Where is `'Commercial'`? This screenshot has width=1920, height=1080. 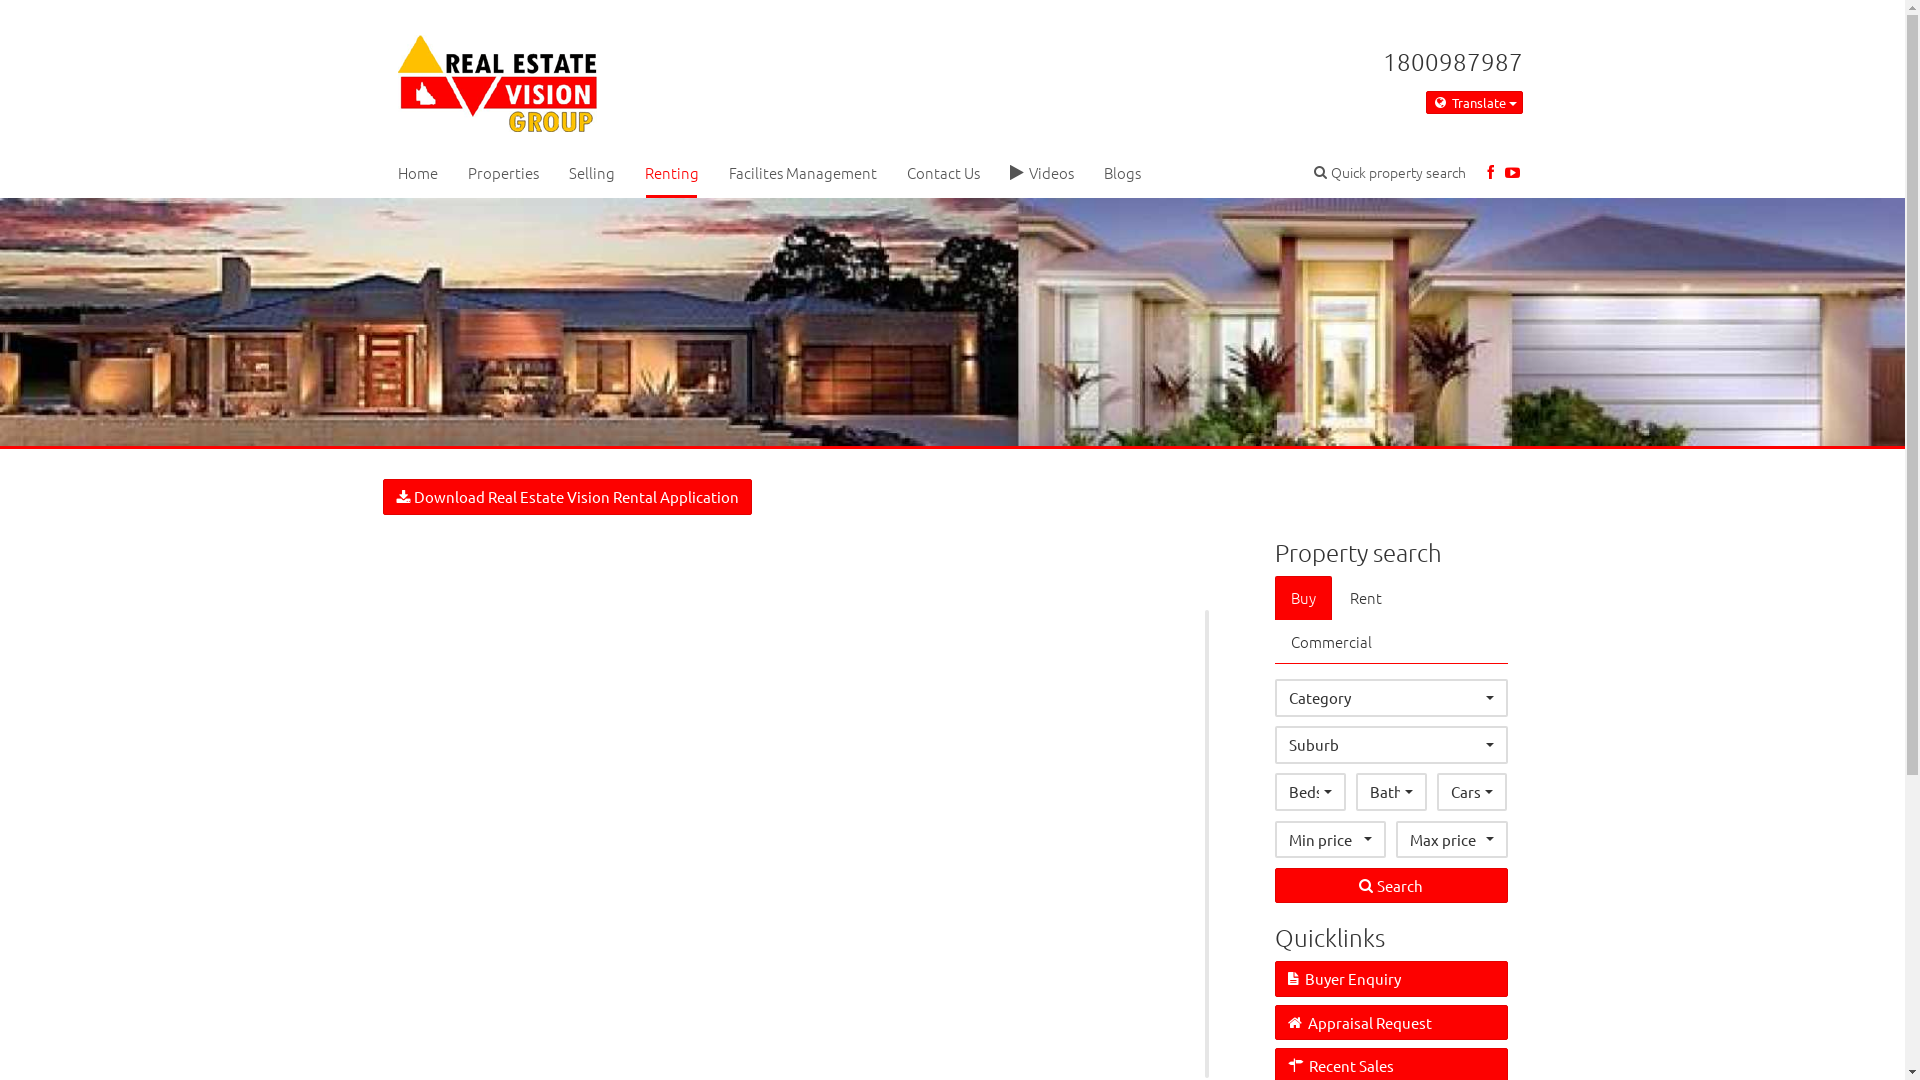
'Commercial' is located at coordinates (1331, 641).